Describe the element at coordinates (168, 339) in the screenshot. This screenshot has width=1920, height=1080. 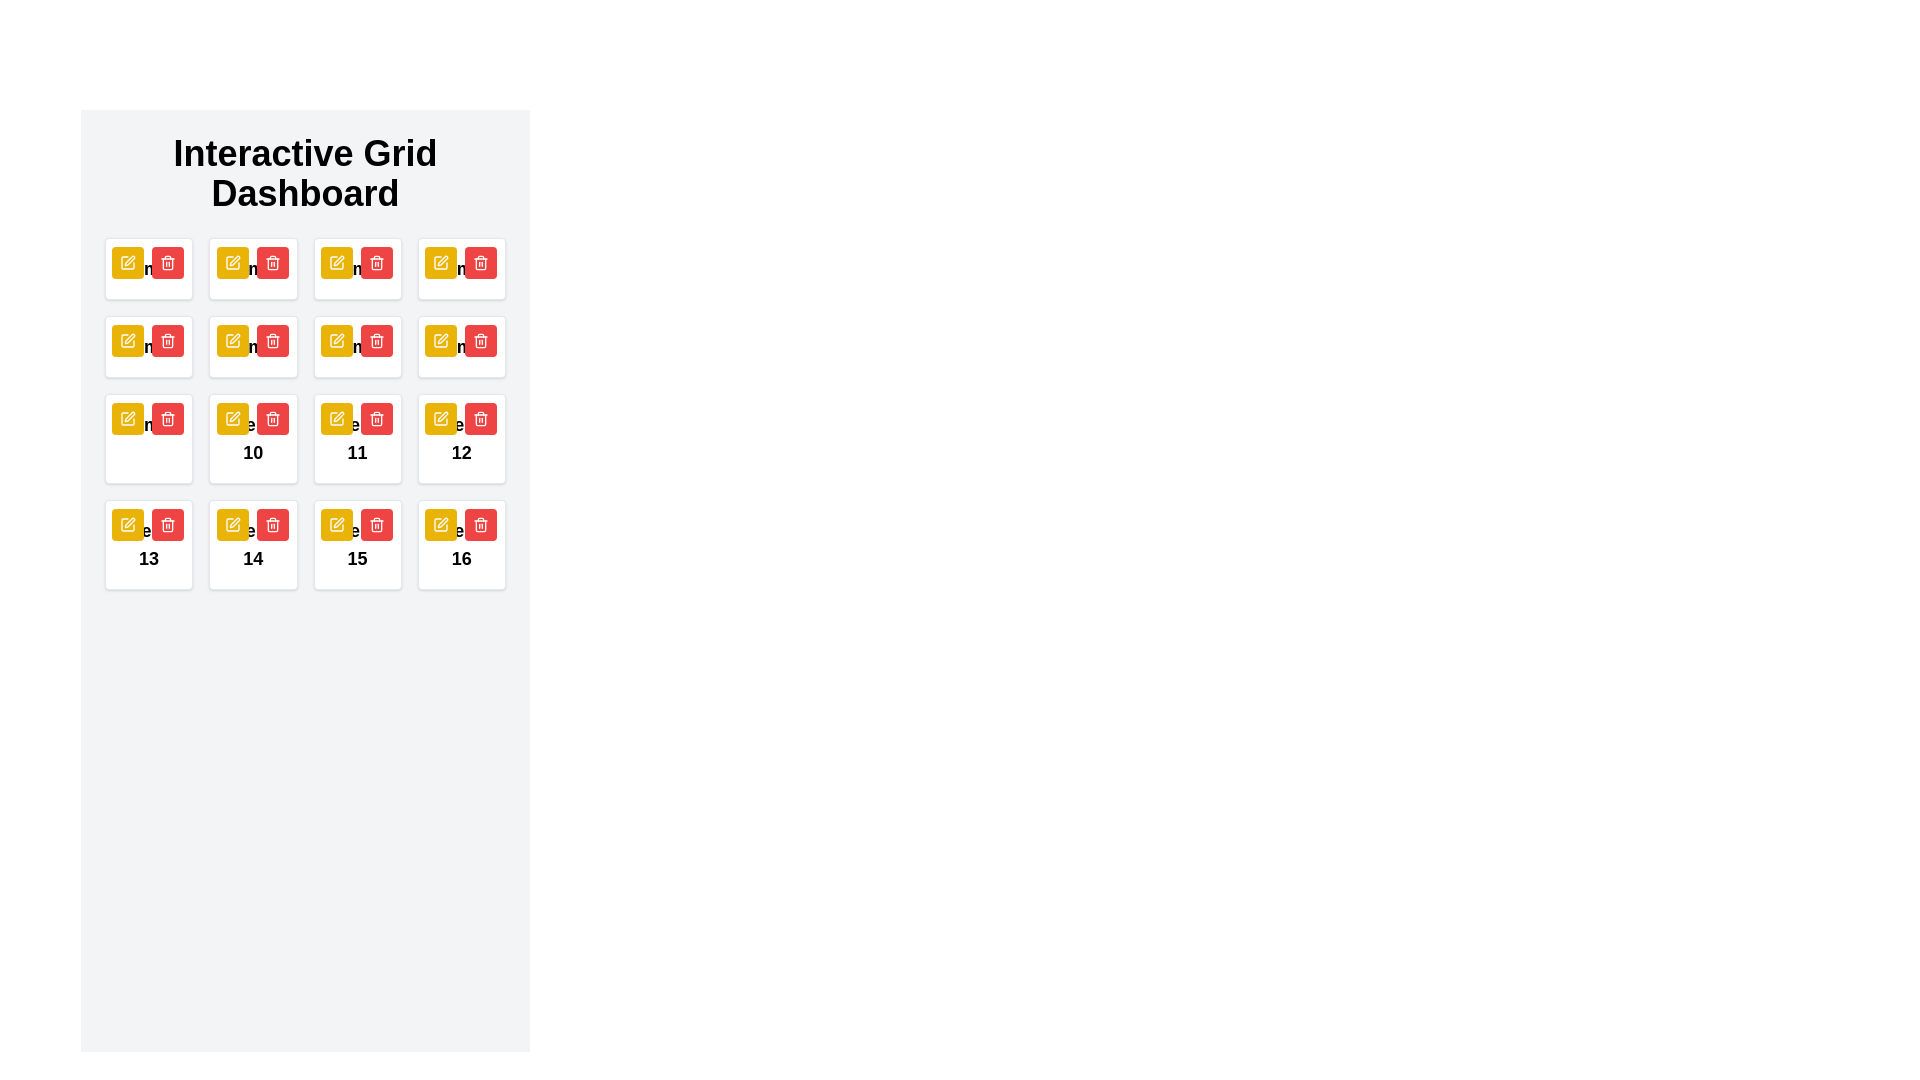
I see `the red circular button with a trash can icon located in the top-right corner of a card` at that location.